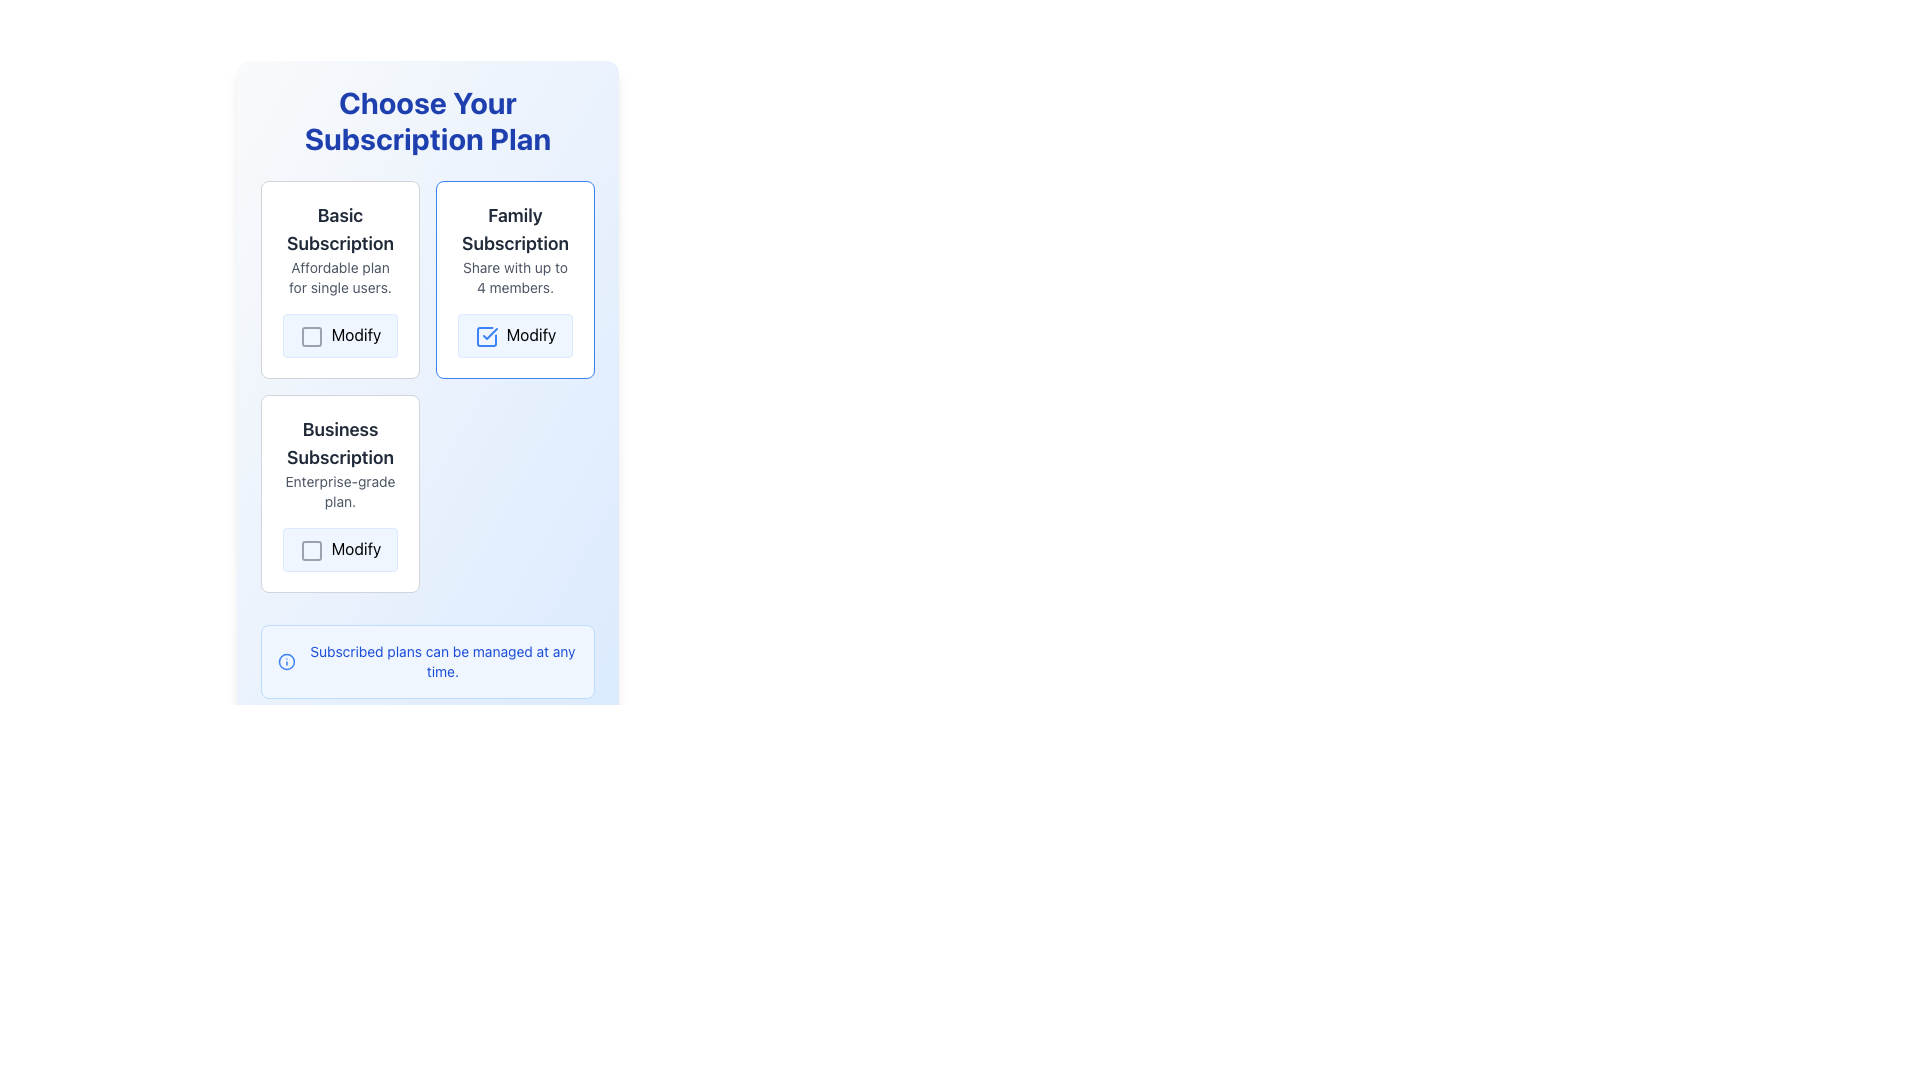  What do you see at coordinates (340, 229) in the screenshot?
I see `the 'Basic Subscription' heading text element, which is styled in bold, large dark gray font and located at the top of the leftmost card in the subscription plans grid` at bounding box center [340, 229].